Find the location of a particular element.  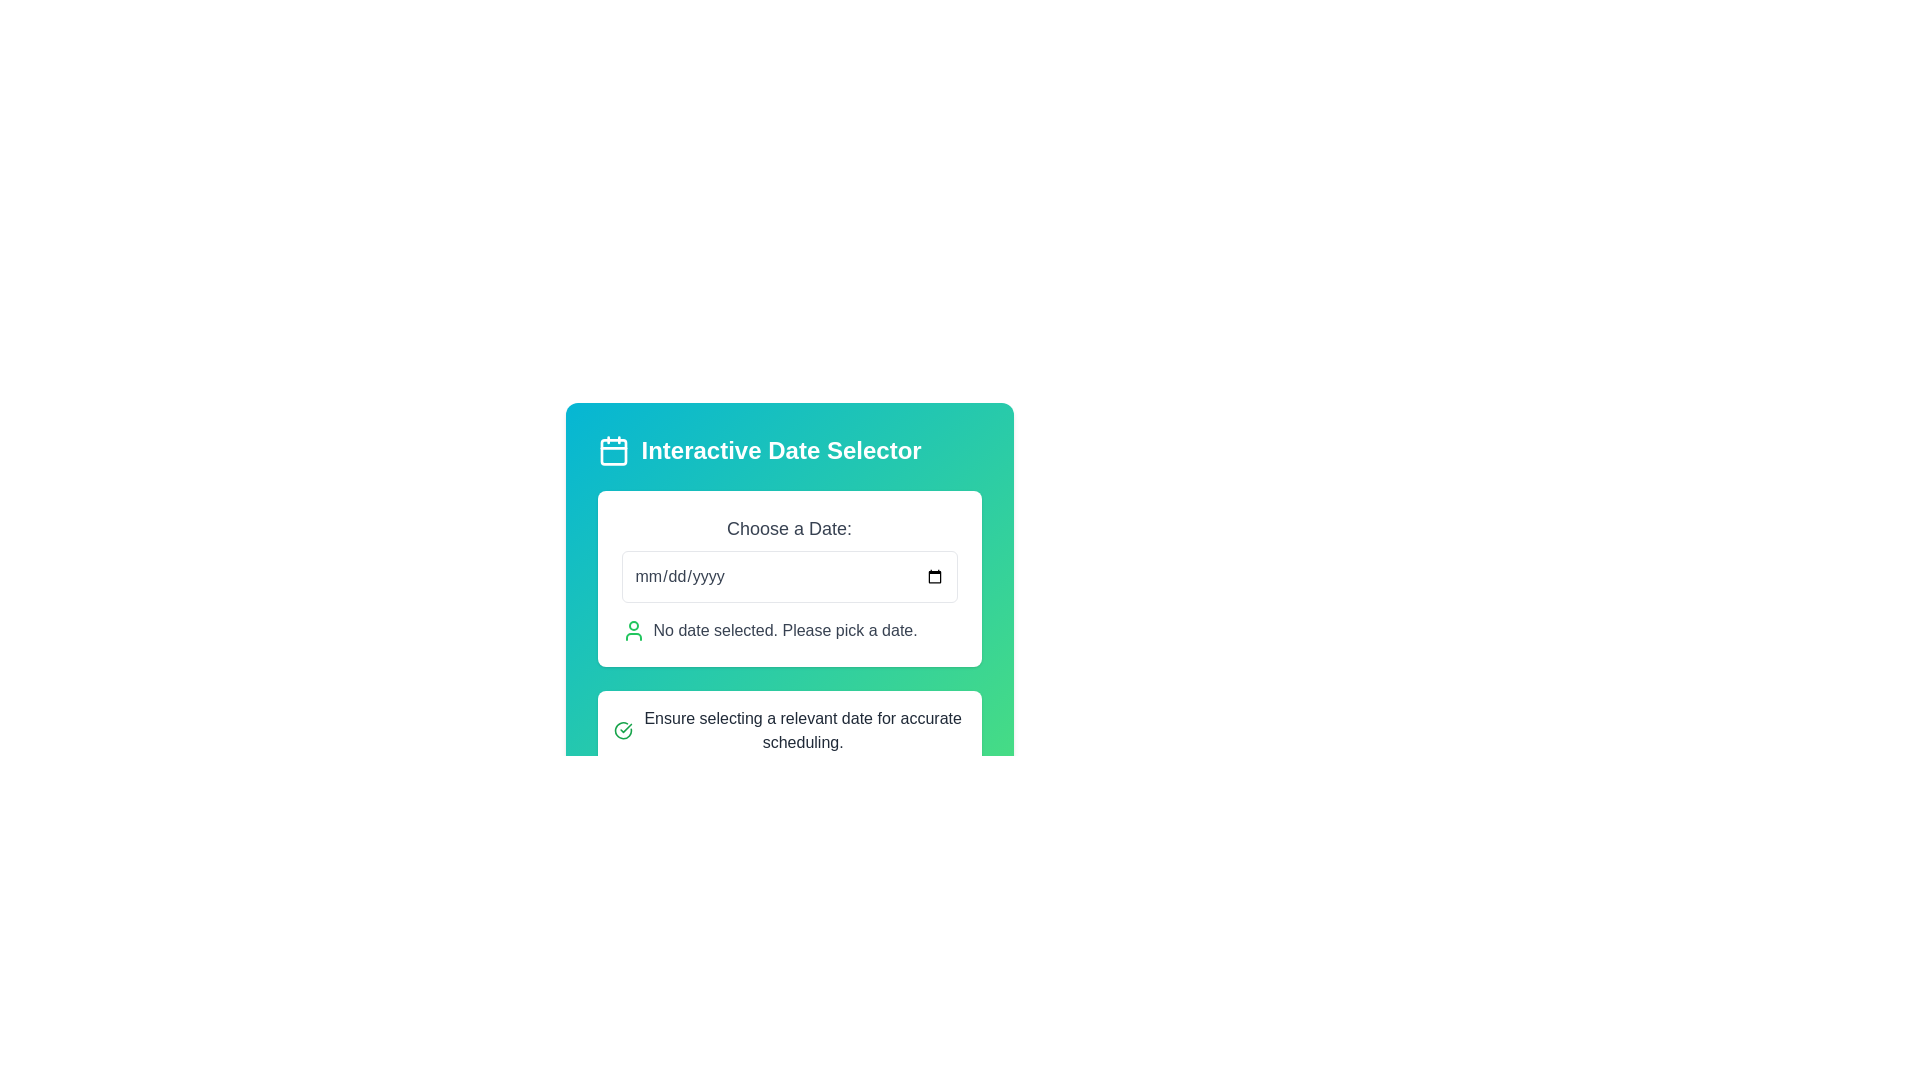

the success indicator icon located to the left of the text 'Ensure selecting a relevant date for accurate scheduling.' is located at coordinates (622, 731).